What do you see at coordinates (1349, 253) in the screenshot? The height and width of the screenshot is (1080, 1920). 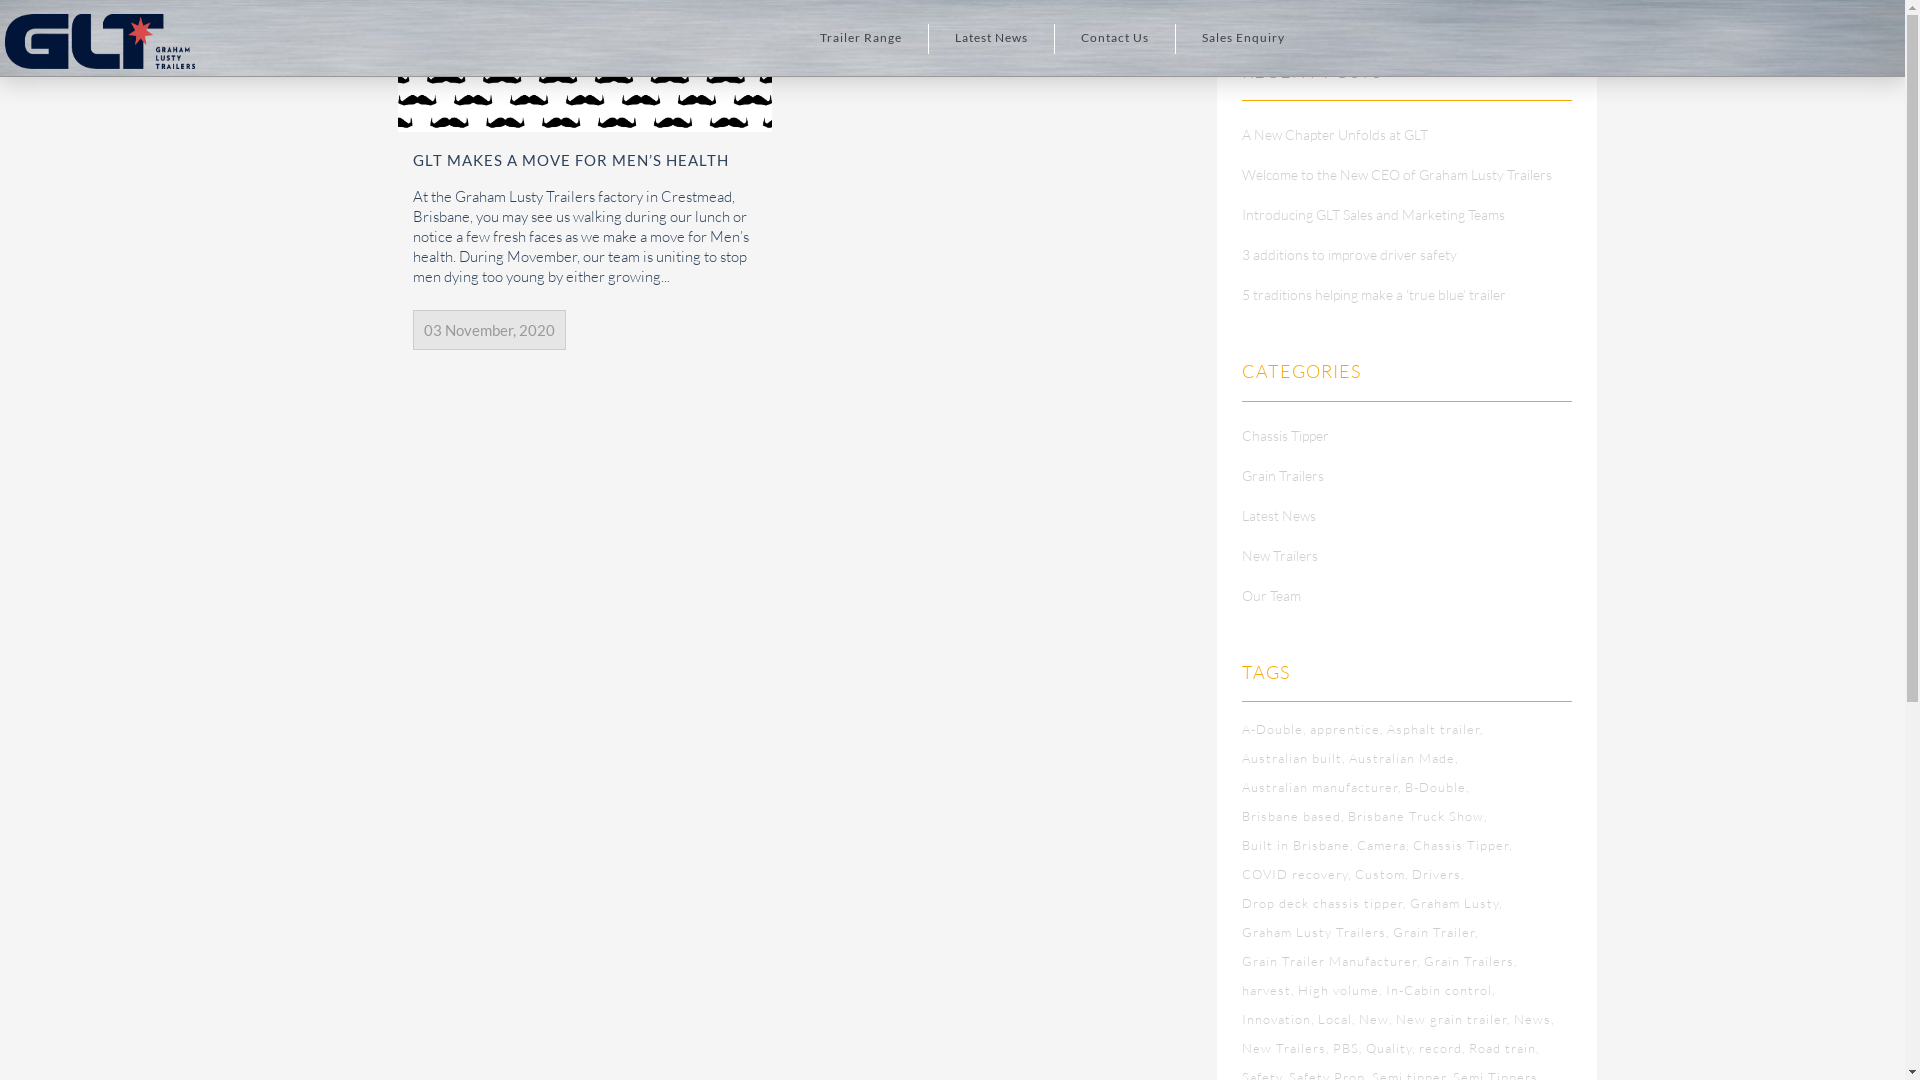 I see `'3 additions to improve driver safety'` at bounding box center [1349, 253].